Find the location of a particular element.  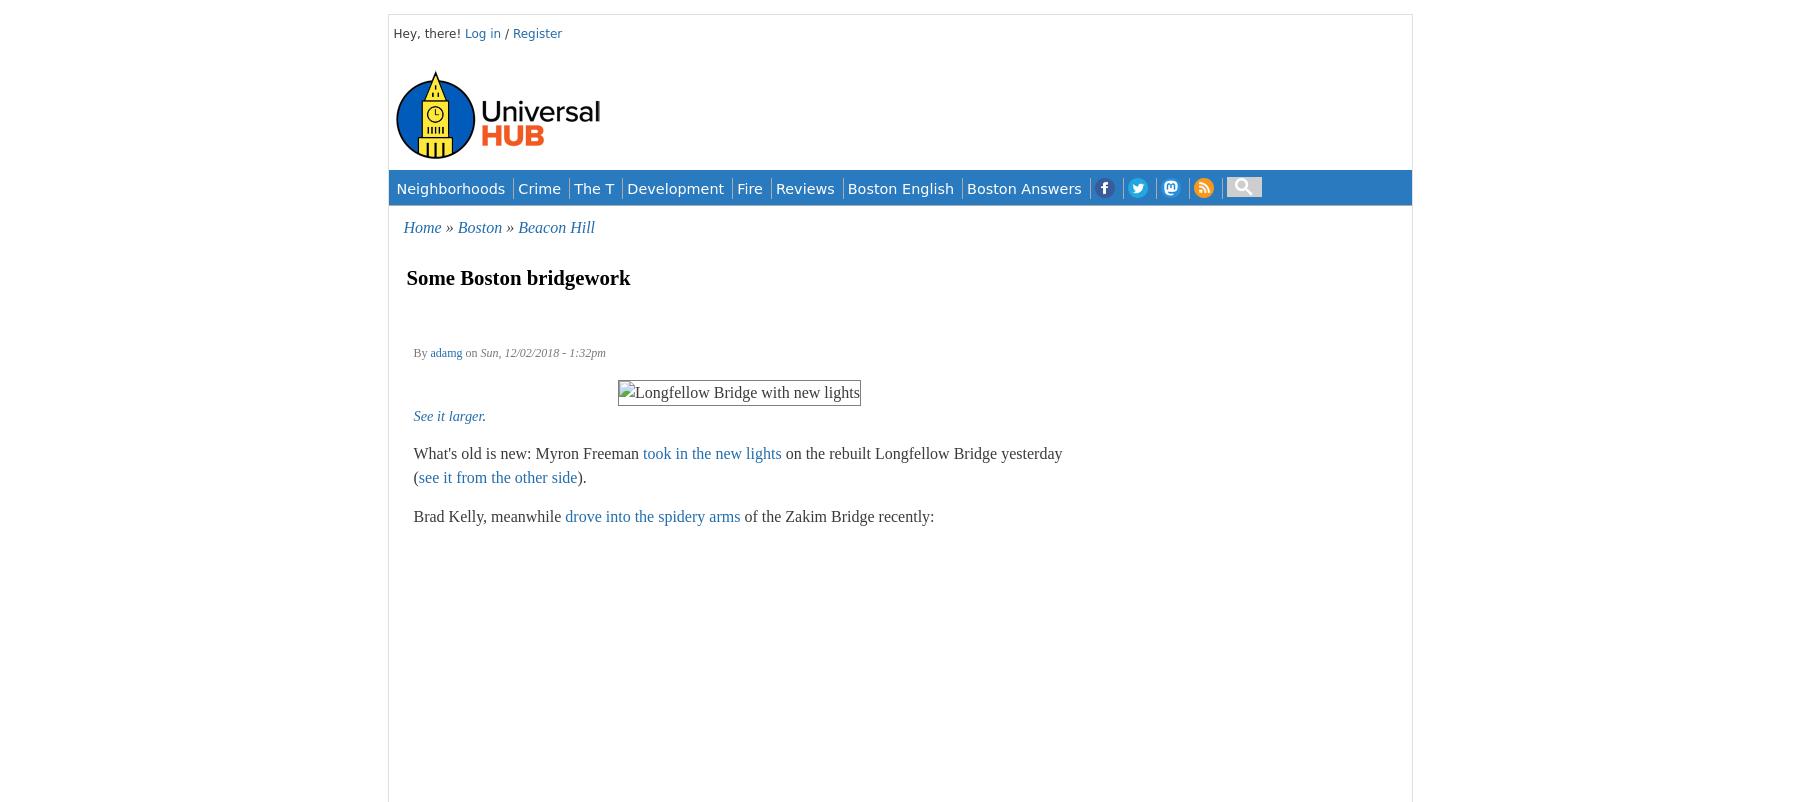

'on the rebuilt Longfellow Bridge yesterday (' is located at coordinates (736, 464).